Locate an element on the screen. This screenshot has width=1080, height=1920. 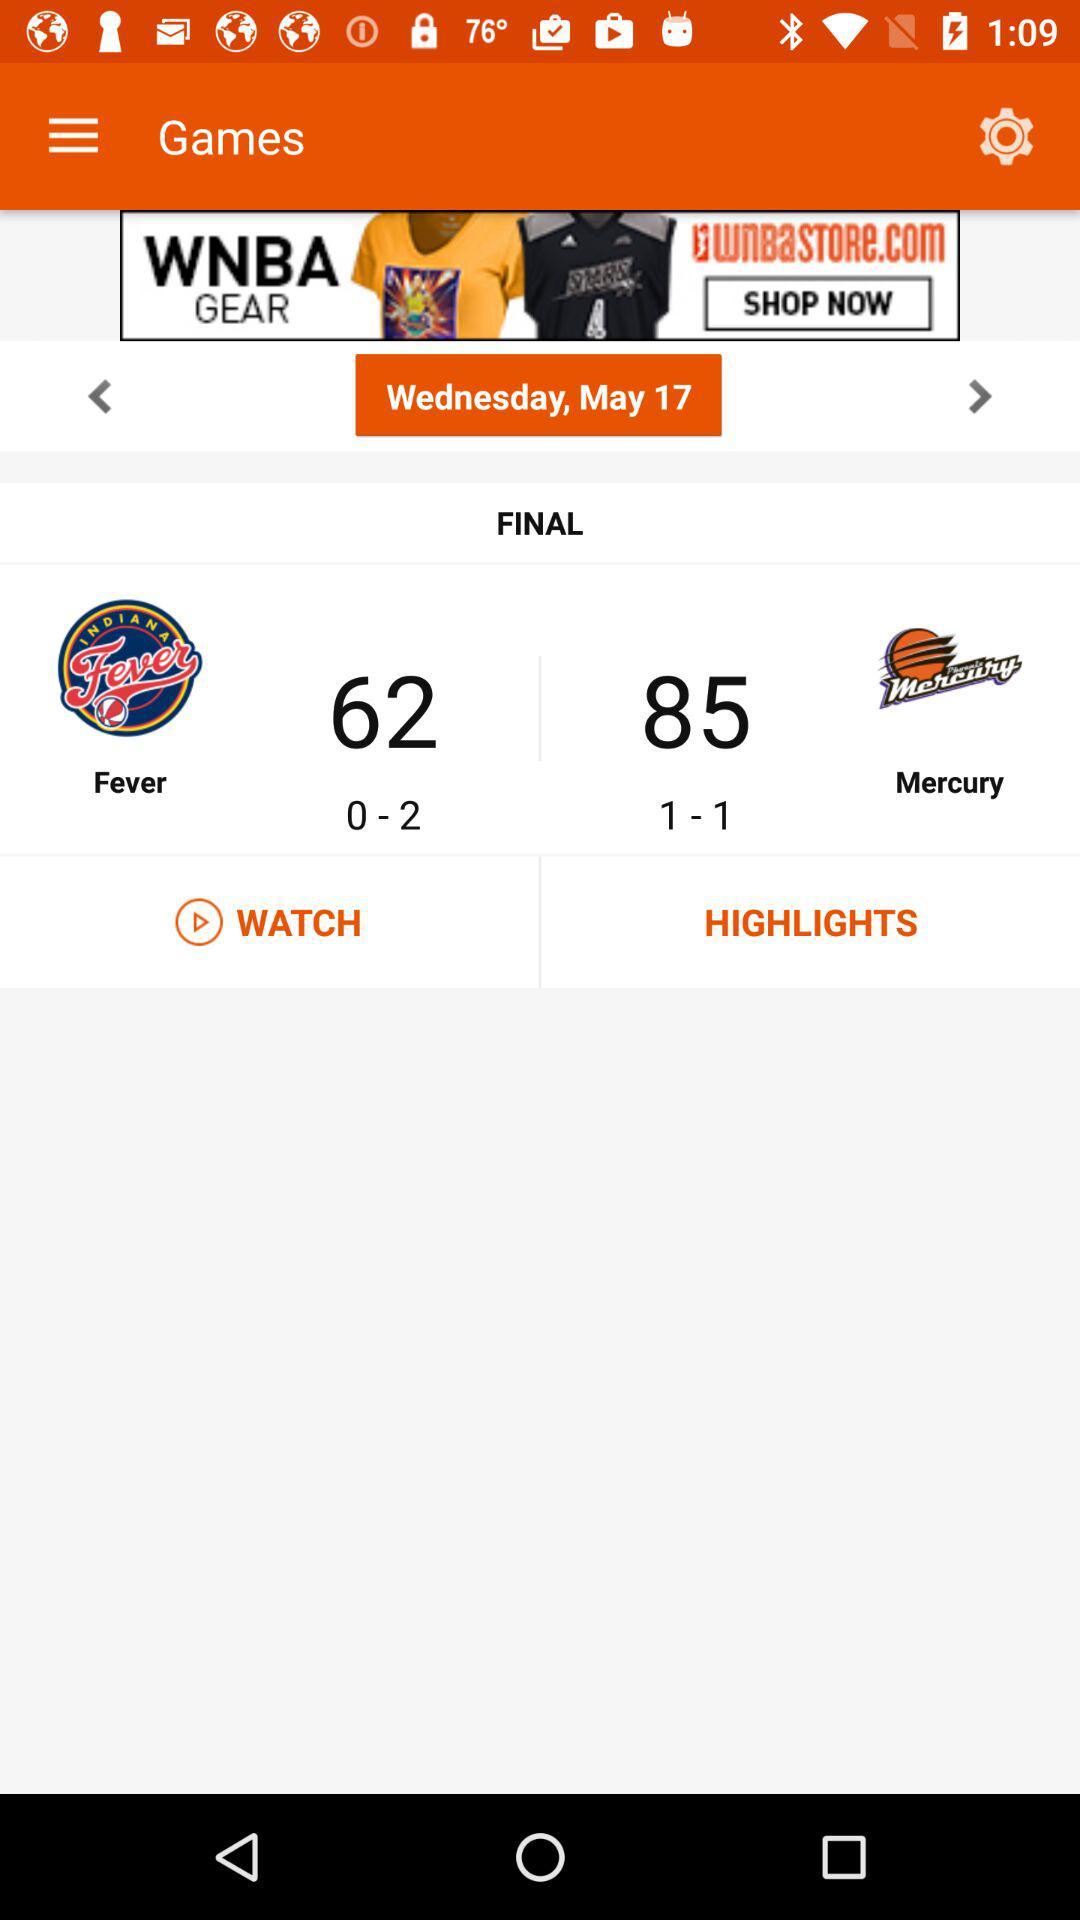
the arrow_forward icon is located at coordinates (979, 395).